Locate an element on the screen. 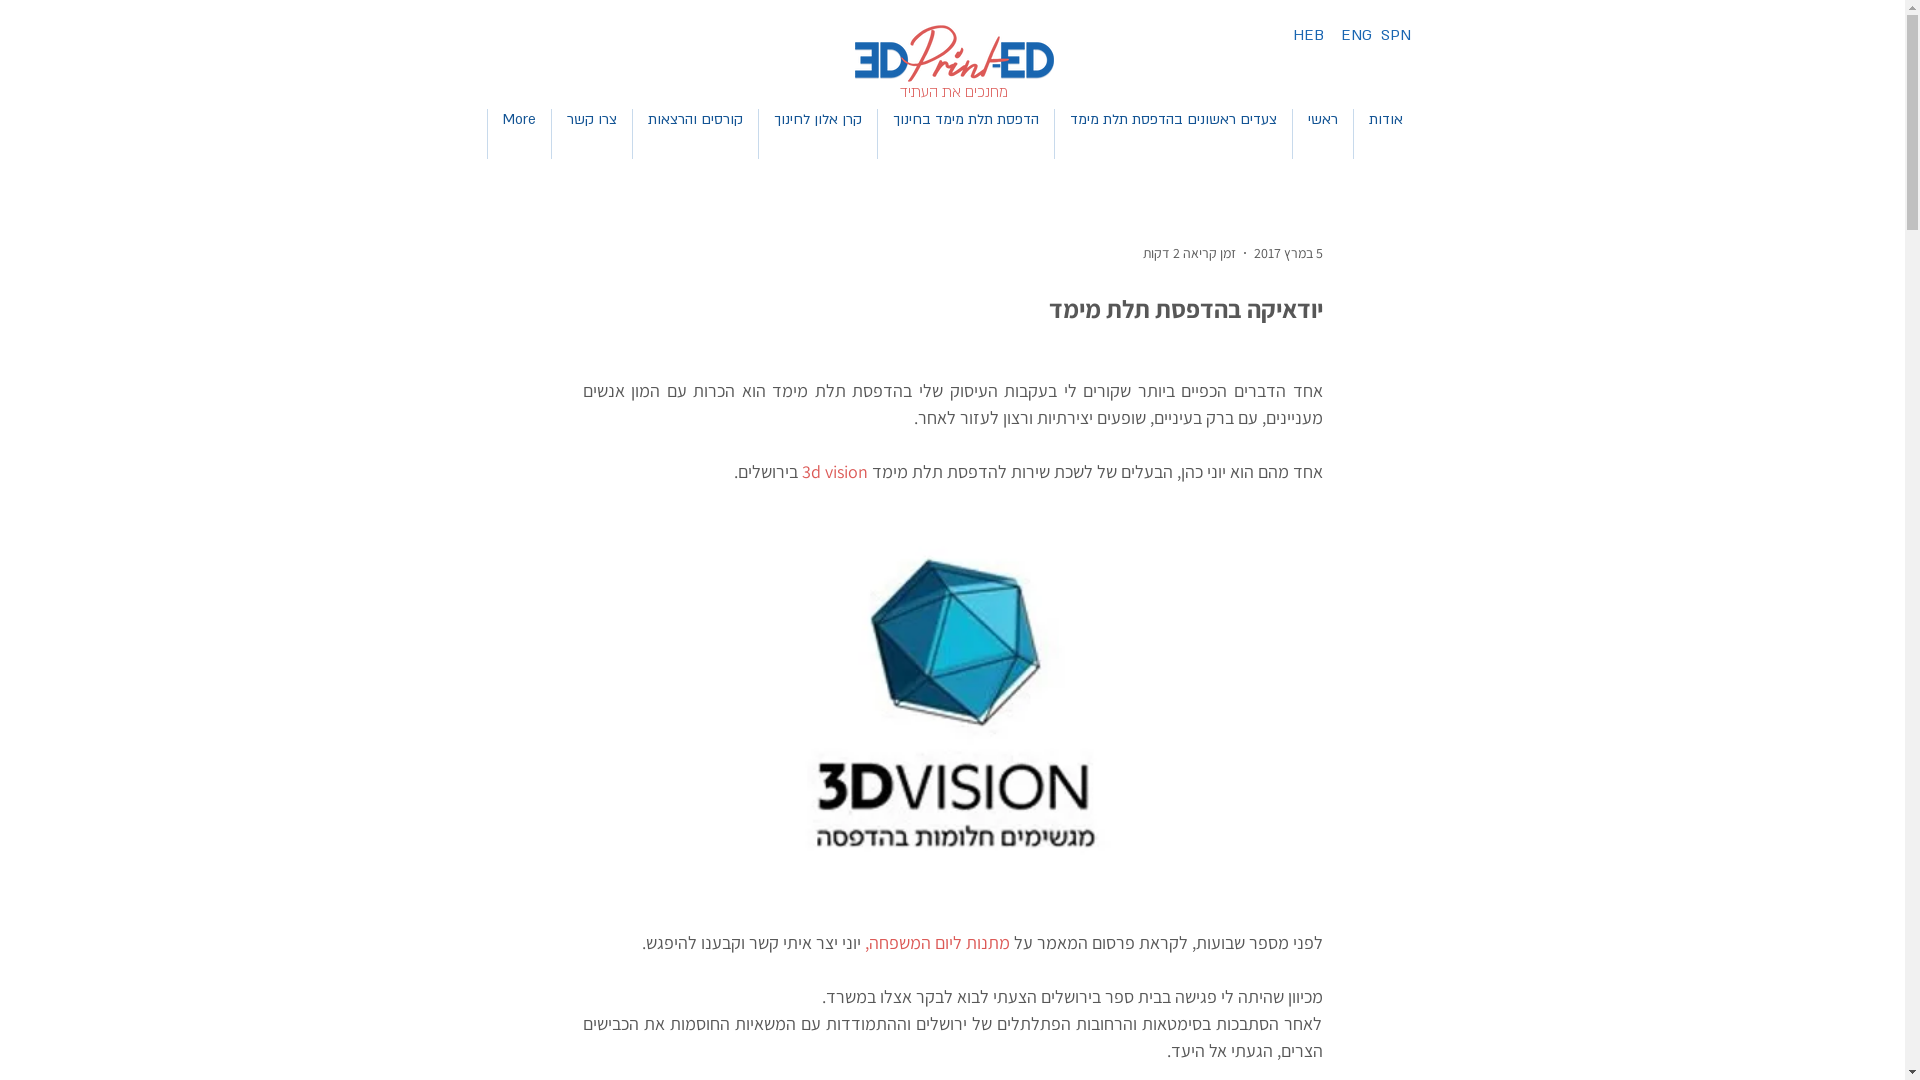  'SPN' is located at coordinates (1394, 35).